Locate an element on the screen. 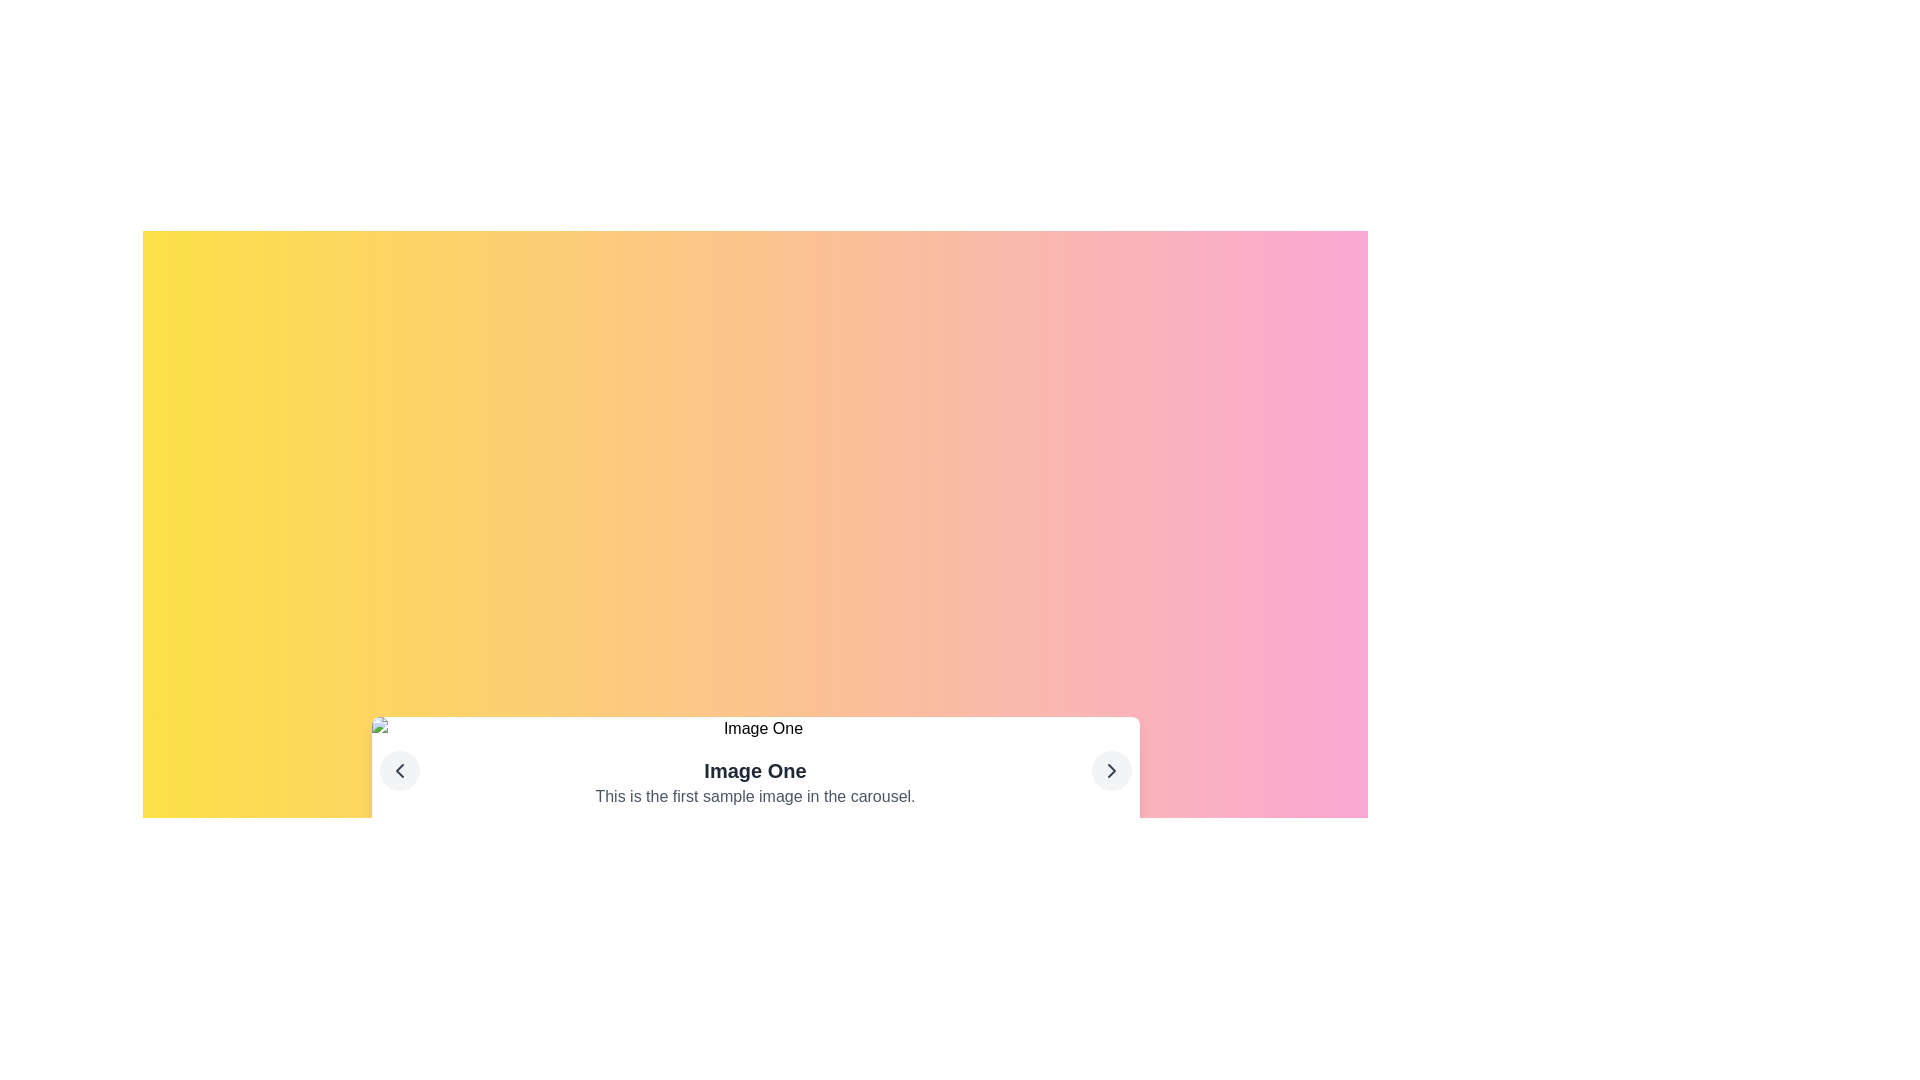 The height and width of the screenshot is (1080, 1920). the left navigation button located on the left side of the lower rectangular card element in the carousel is located at coordinates (399, 770).